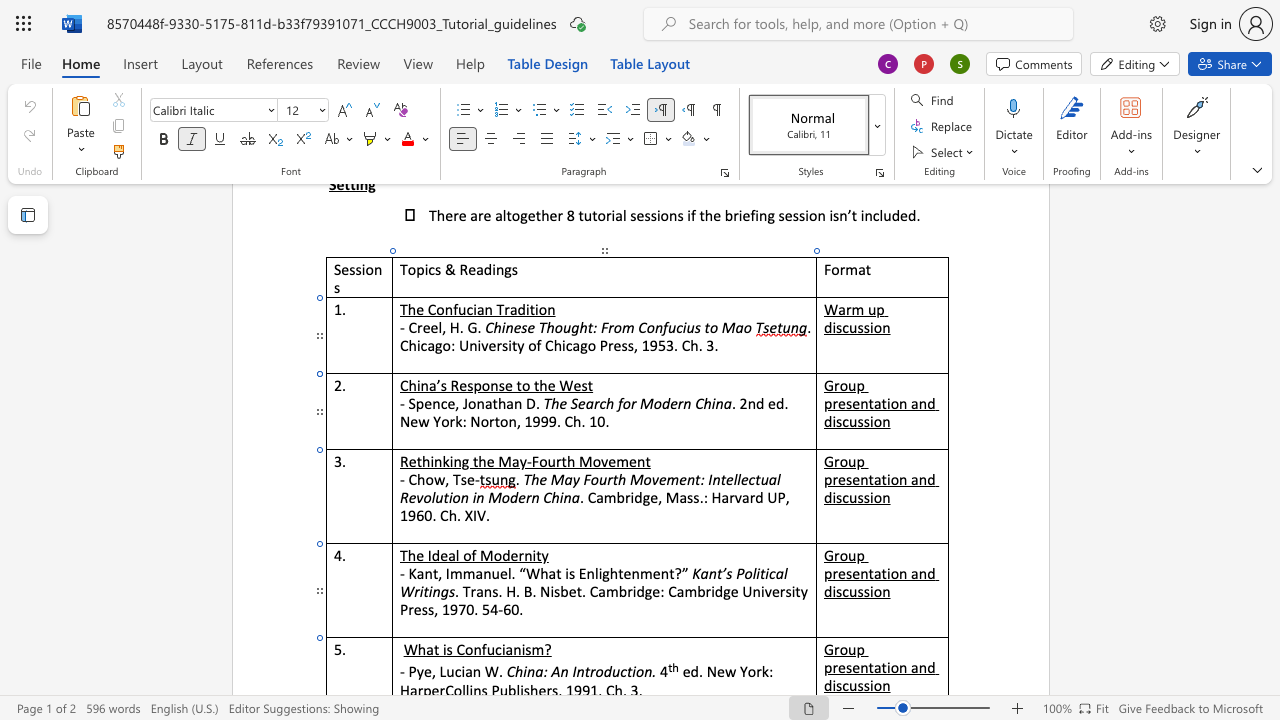 The image size is (1280, 720). What do you see at coordinates (533, 649) in the screenshot?
I see `the space between the continuous character "s" and "m" in the text` at bounding box center [533, 649].